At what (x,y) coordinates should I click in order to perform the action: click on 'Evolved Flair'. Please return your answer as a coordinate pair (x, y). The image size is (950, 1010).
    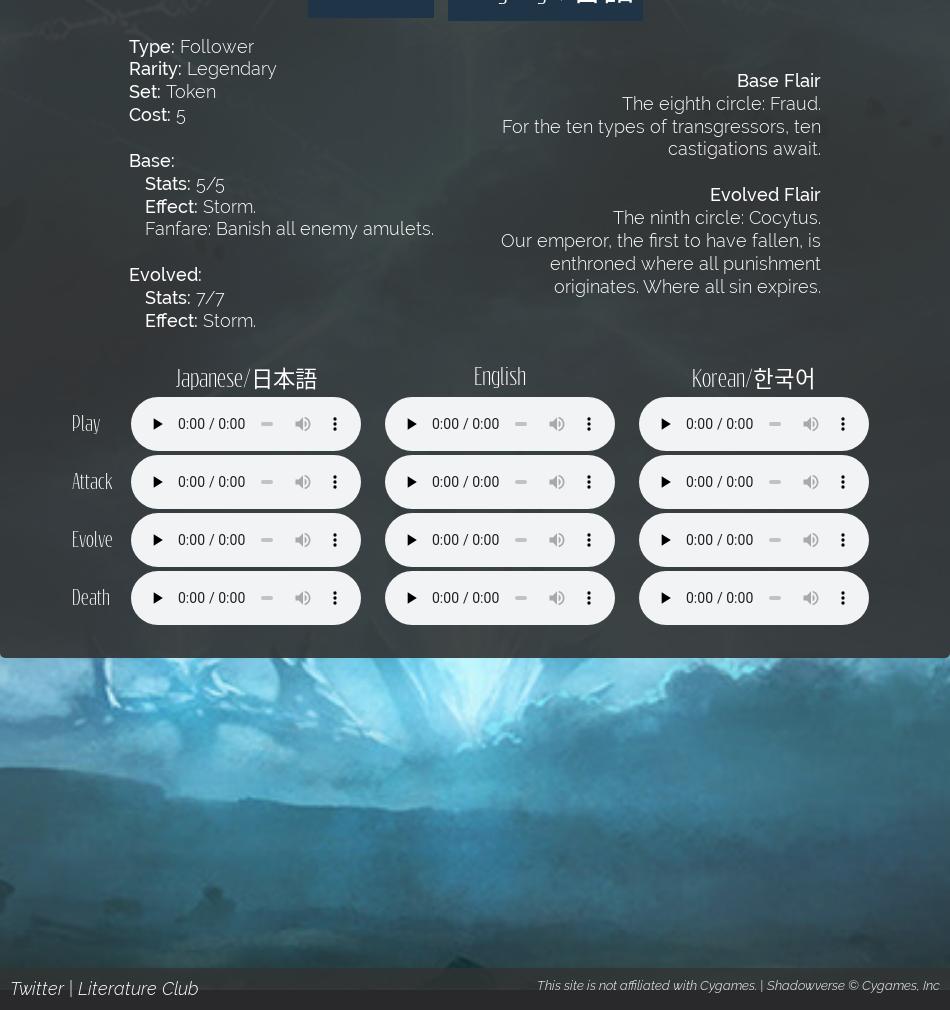
    Looking at the image, I should click on (764, 193).